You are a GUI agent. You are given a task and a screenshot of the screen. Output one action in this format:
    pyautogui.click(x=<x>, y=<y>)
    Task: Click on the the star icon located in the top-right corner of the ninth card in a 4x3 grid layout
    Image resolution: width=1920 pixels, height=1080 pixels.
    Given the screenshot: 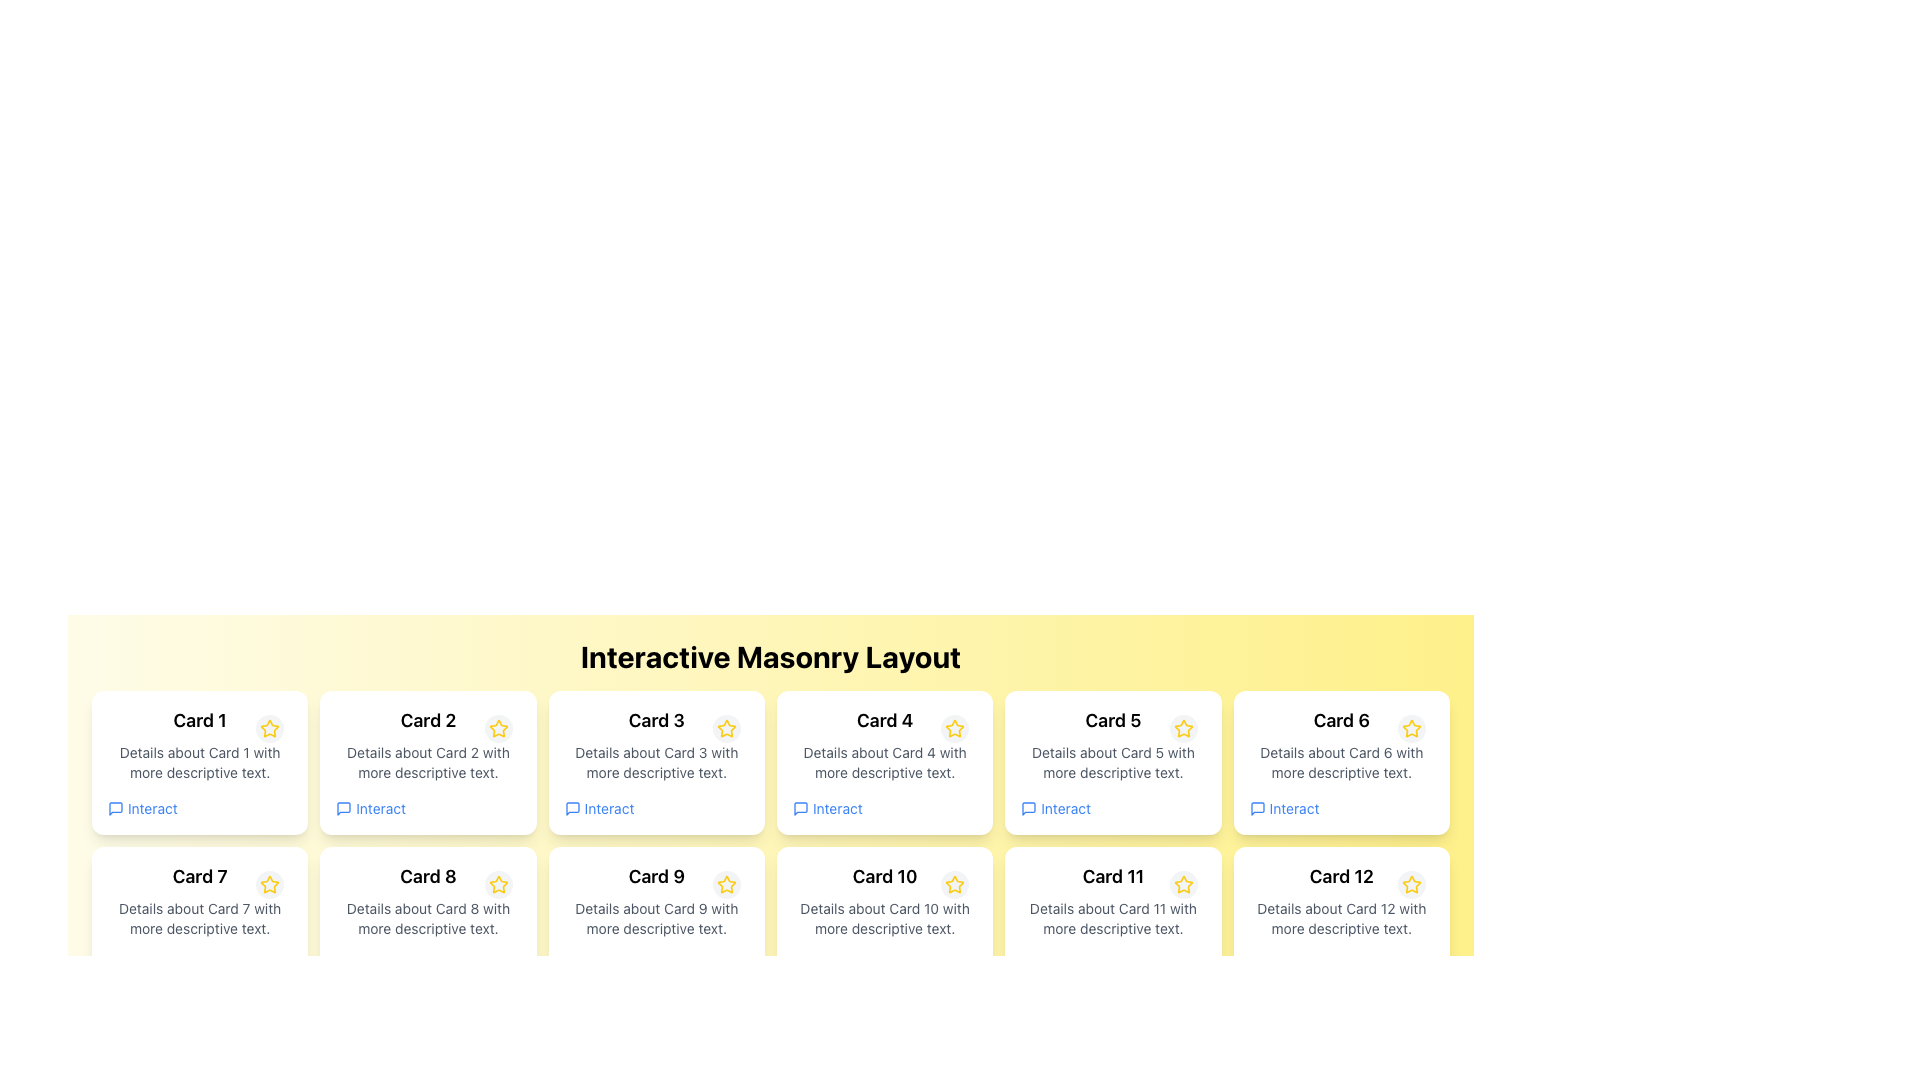 What is the action you would take?
    pyautogui.click(x=725, y=883)
    